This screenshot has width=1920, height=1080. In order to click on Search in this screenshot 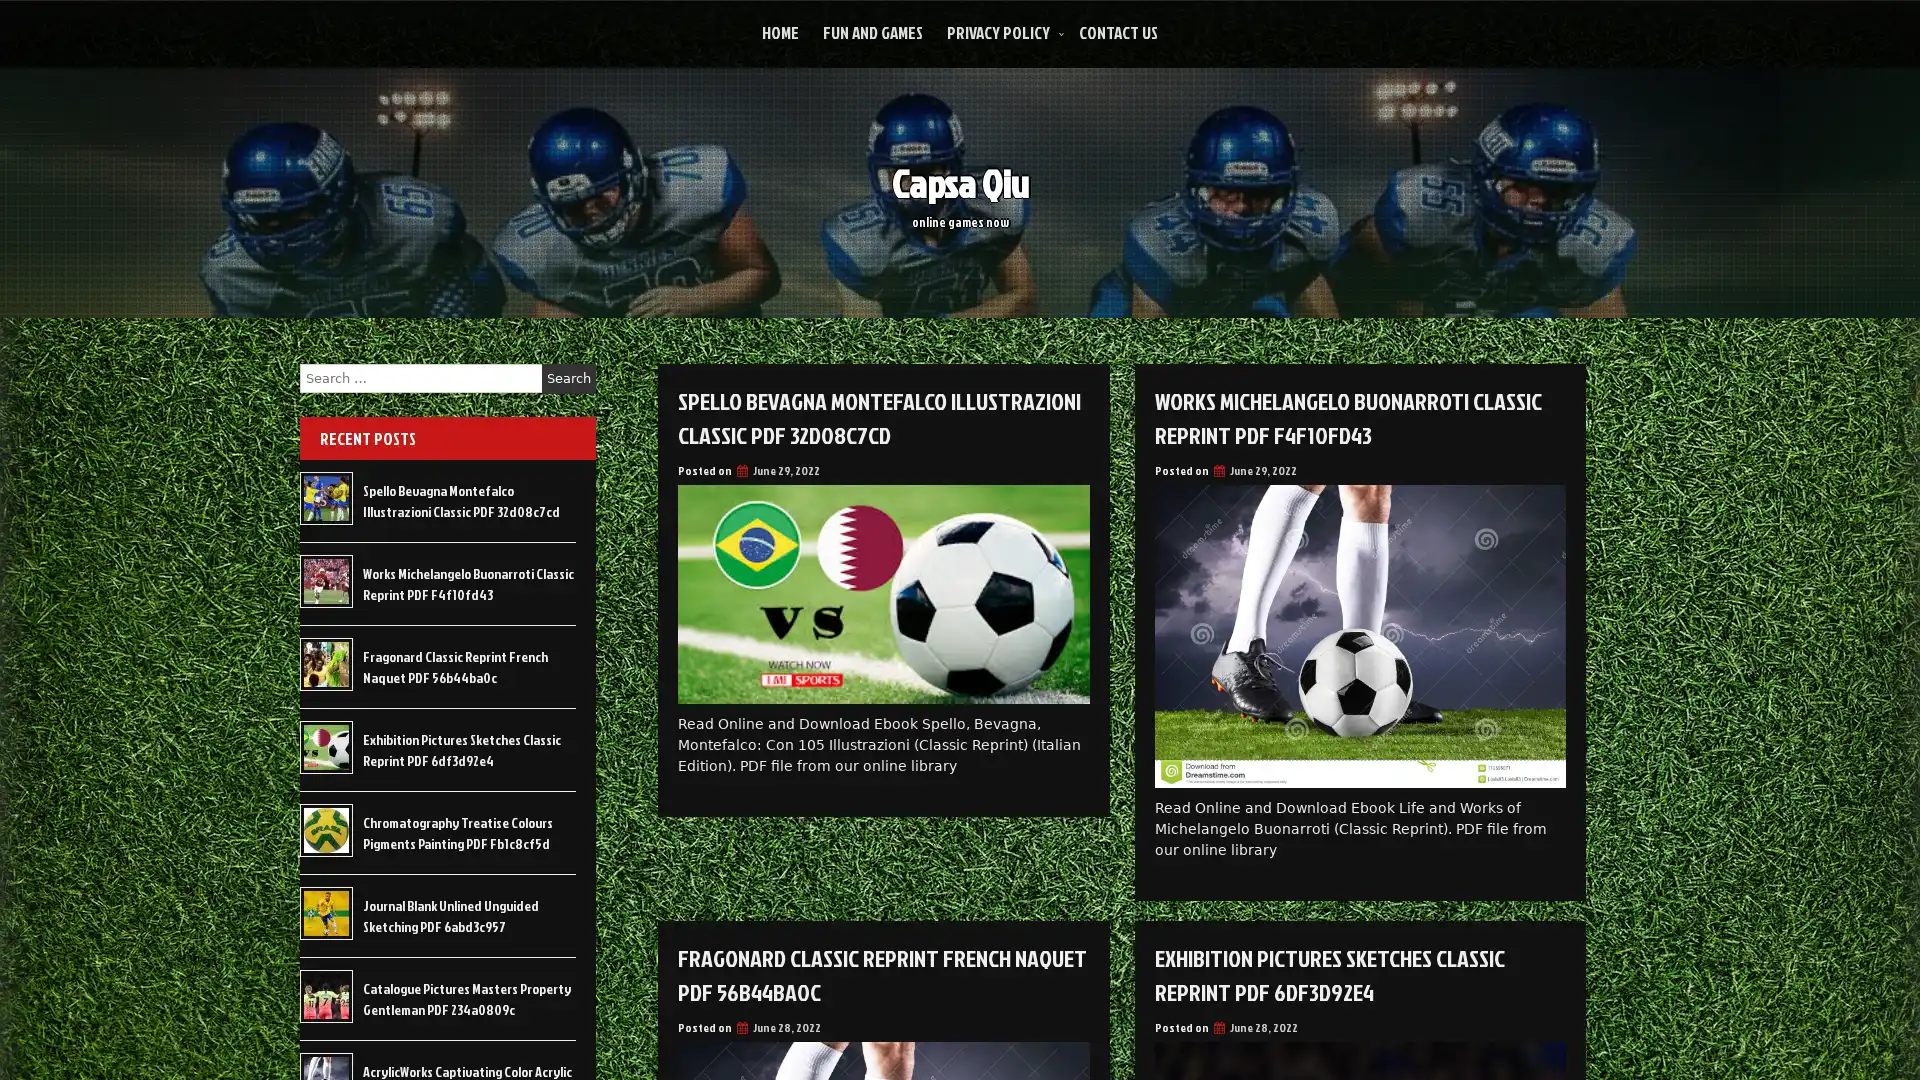, I will do `click(568, 378)`.